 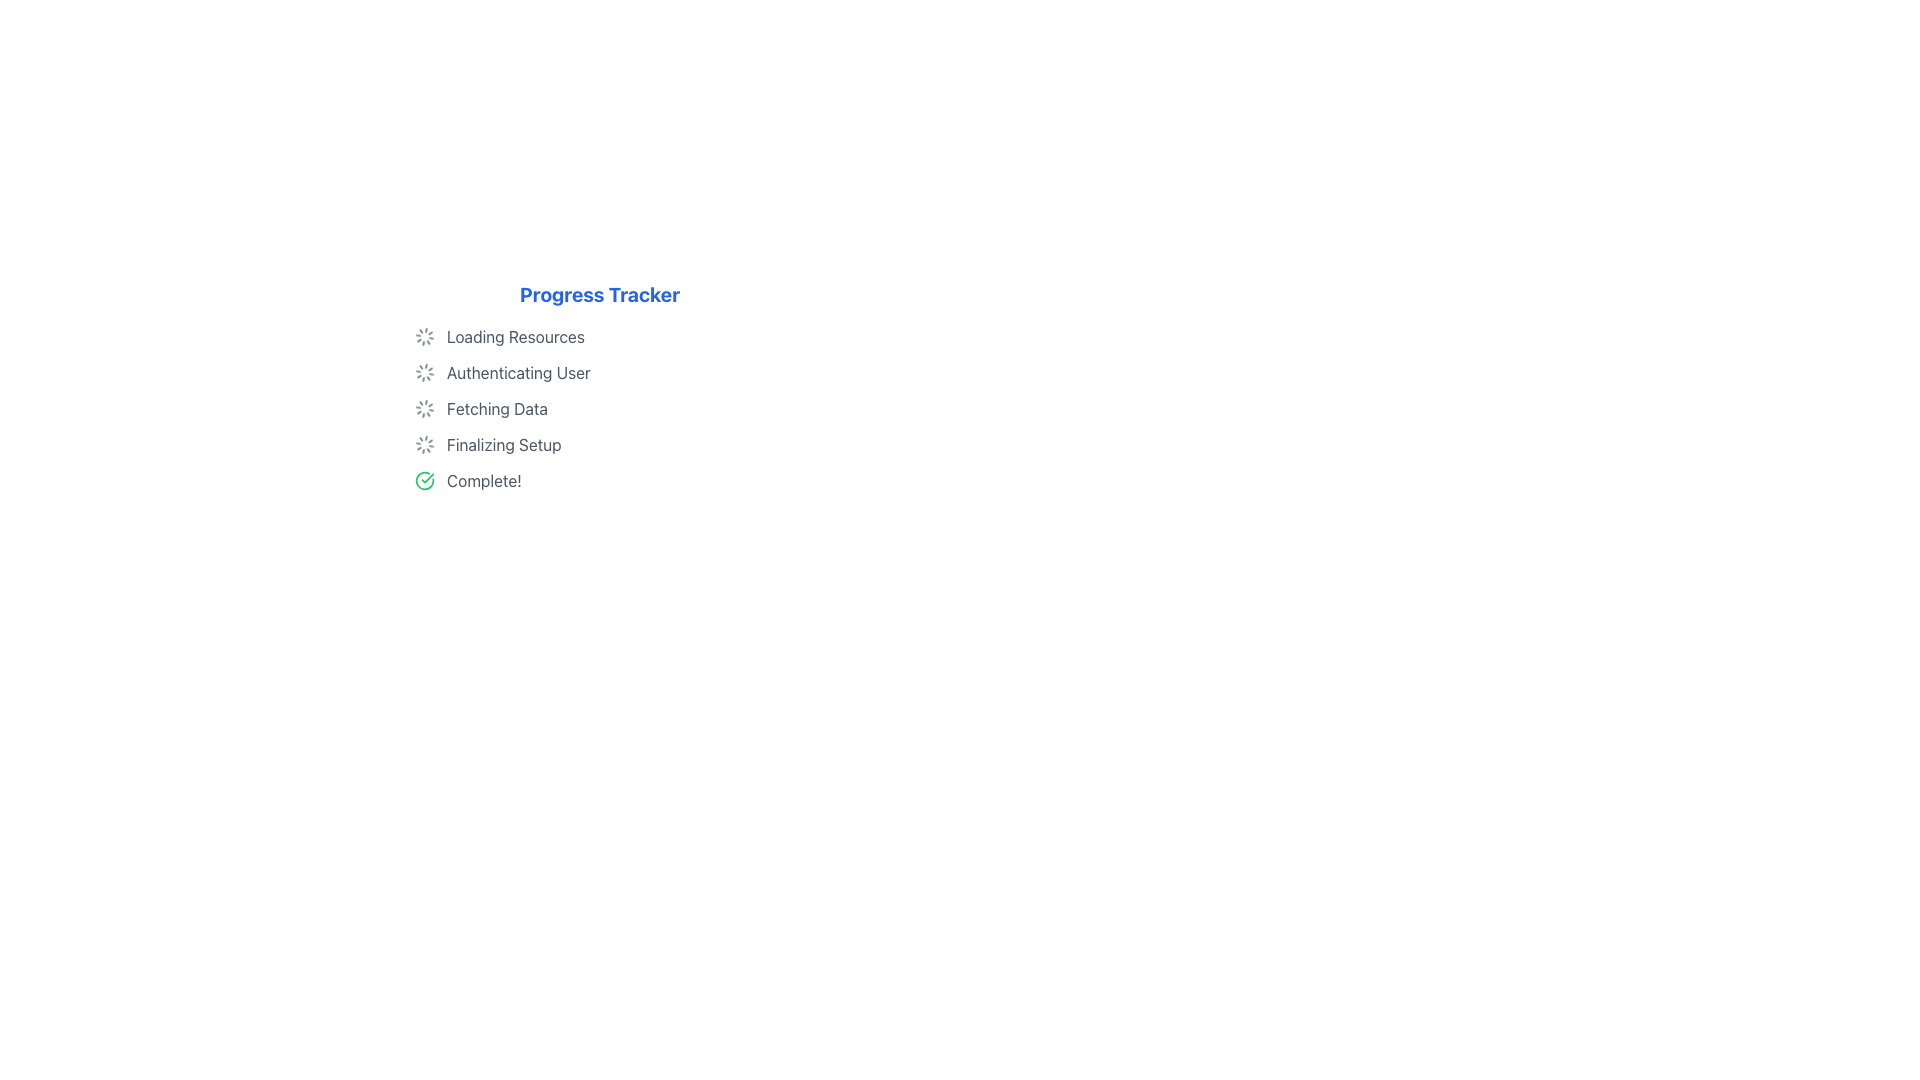 I want to click on the spinning loader icon that indicates an ongoing process, positioned to the left of the 'Fetching Data' text label, so click(x=424, y=407).